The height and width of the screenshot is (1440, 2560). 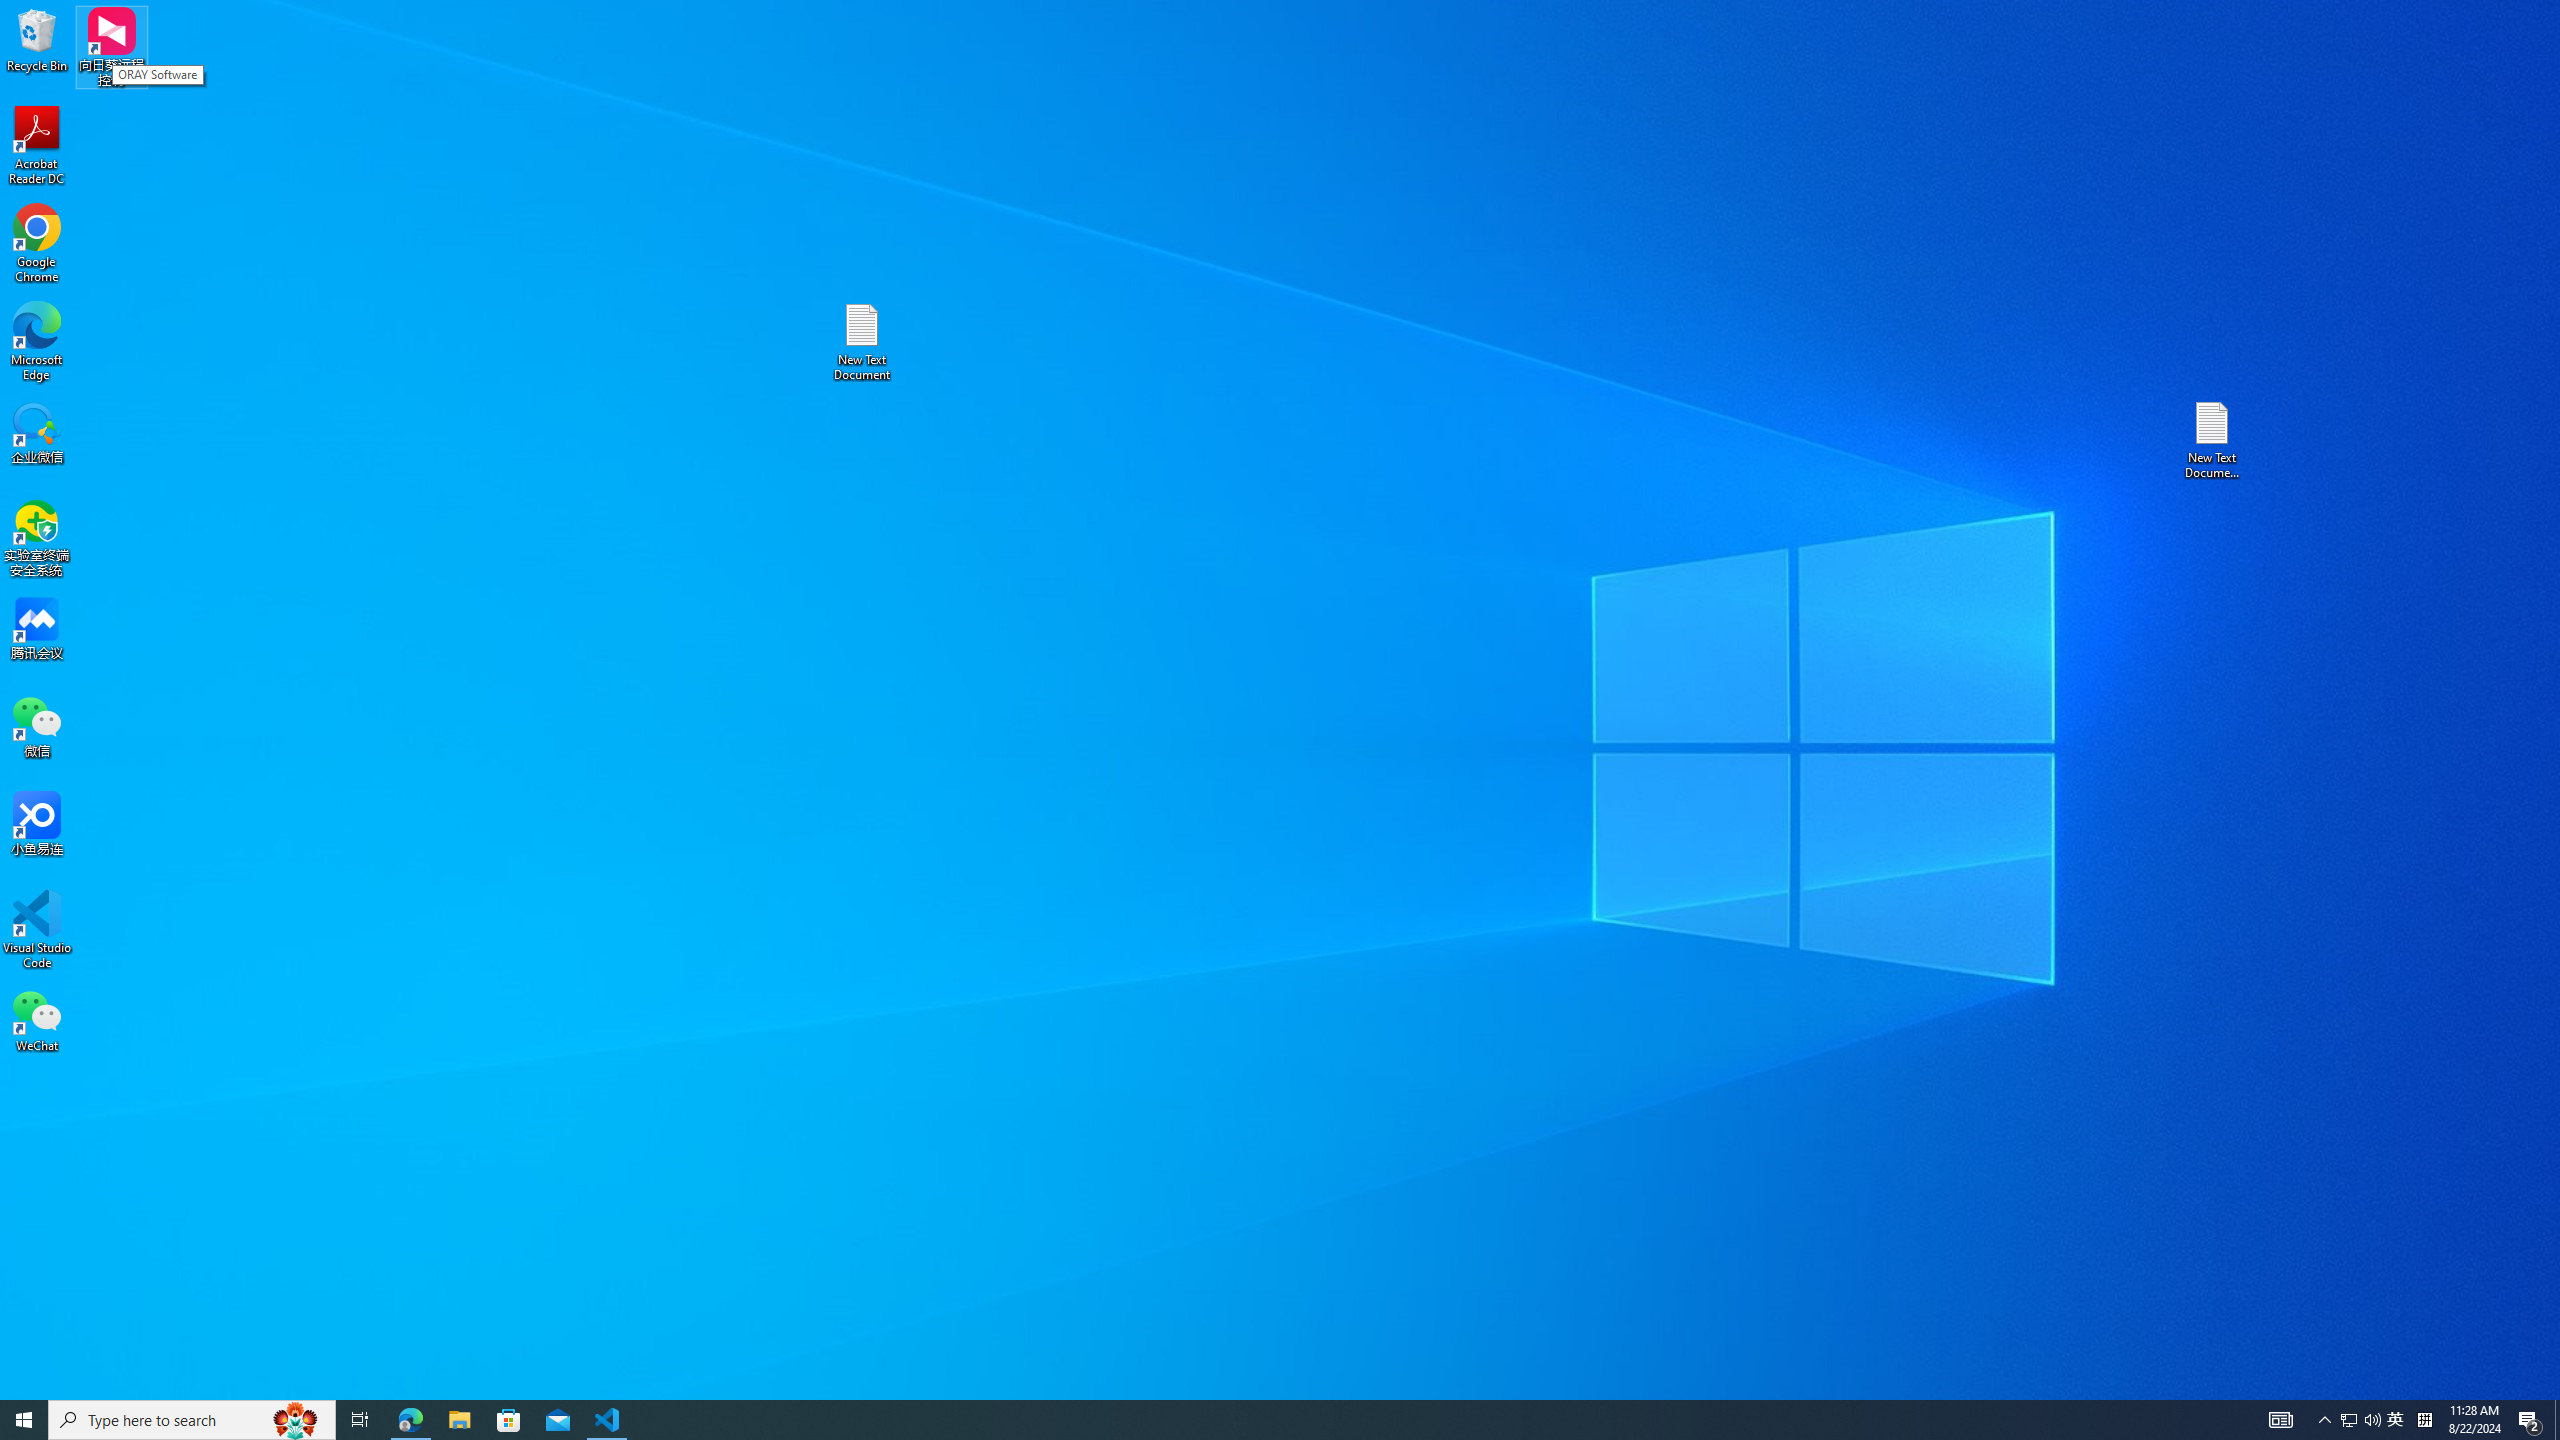 I want to click on 'Start', so click(x=24, y=1418).